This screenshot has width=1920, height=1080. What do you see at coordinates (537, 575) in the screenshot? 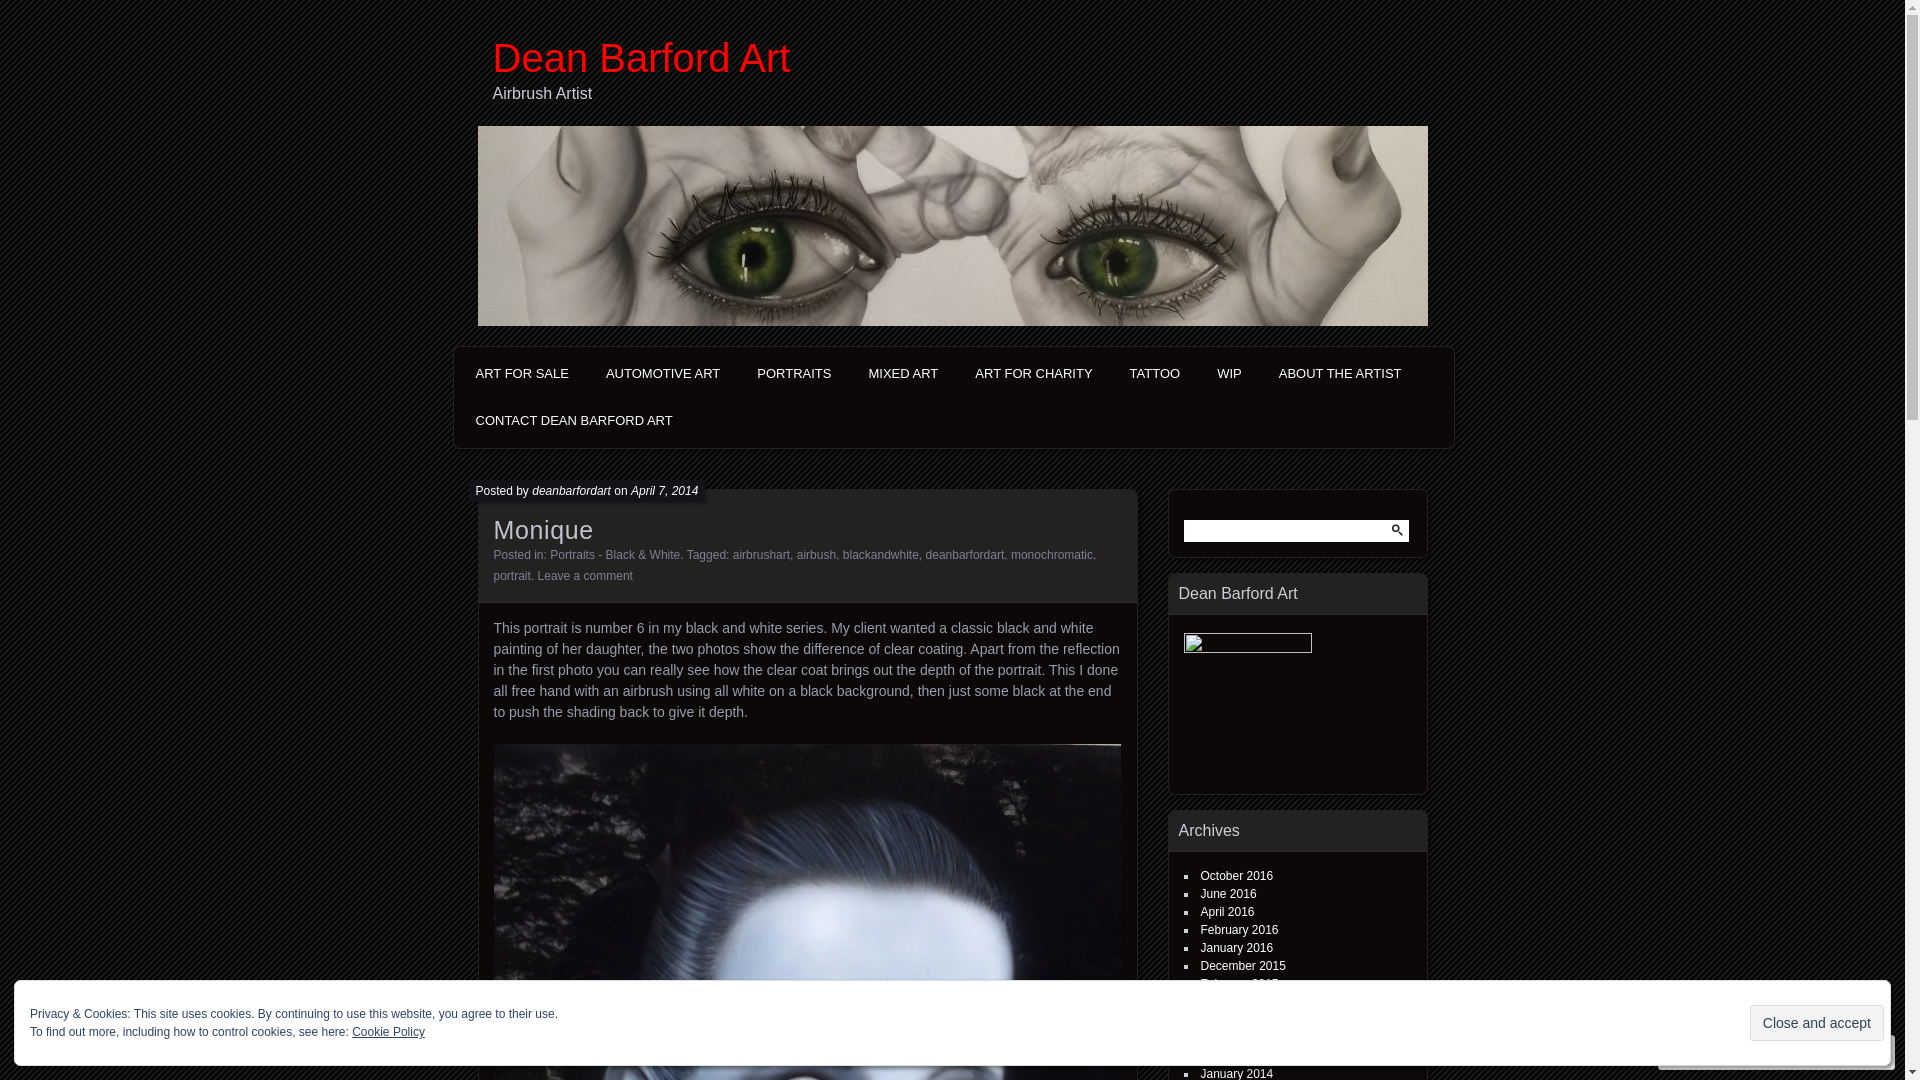
I see `'Leave a comment'` at bounding box center [537, 575].